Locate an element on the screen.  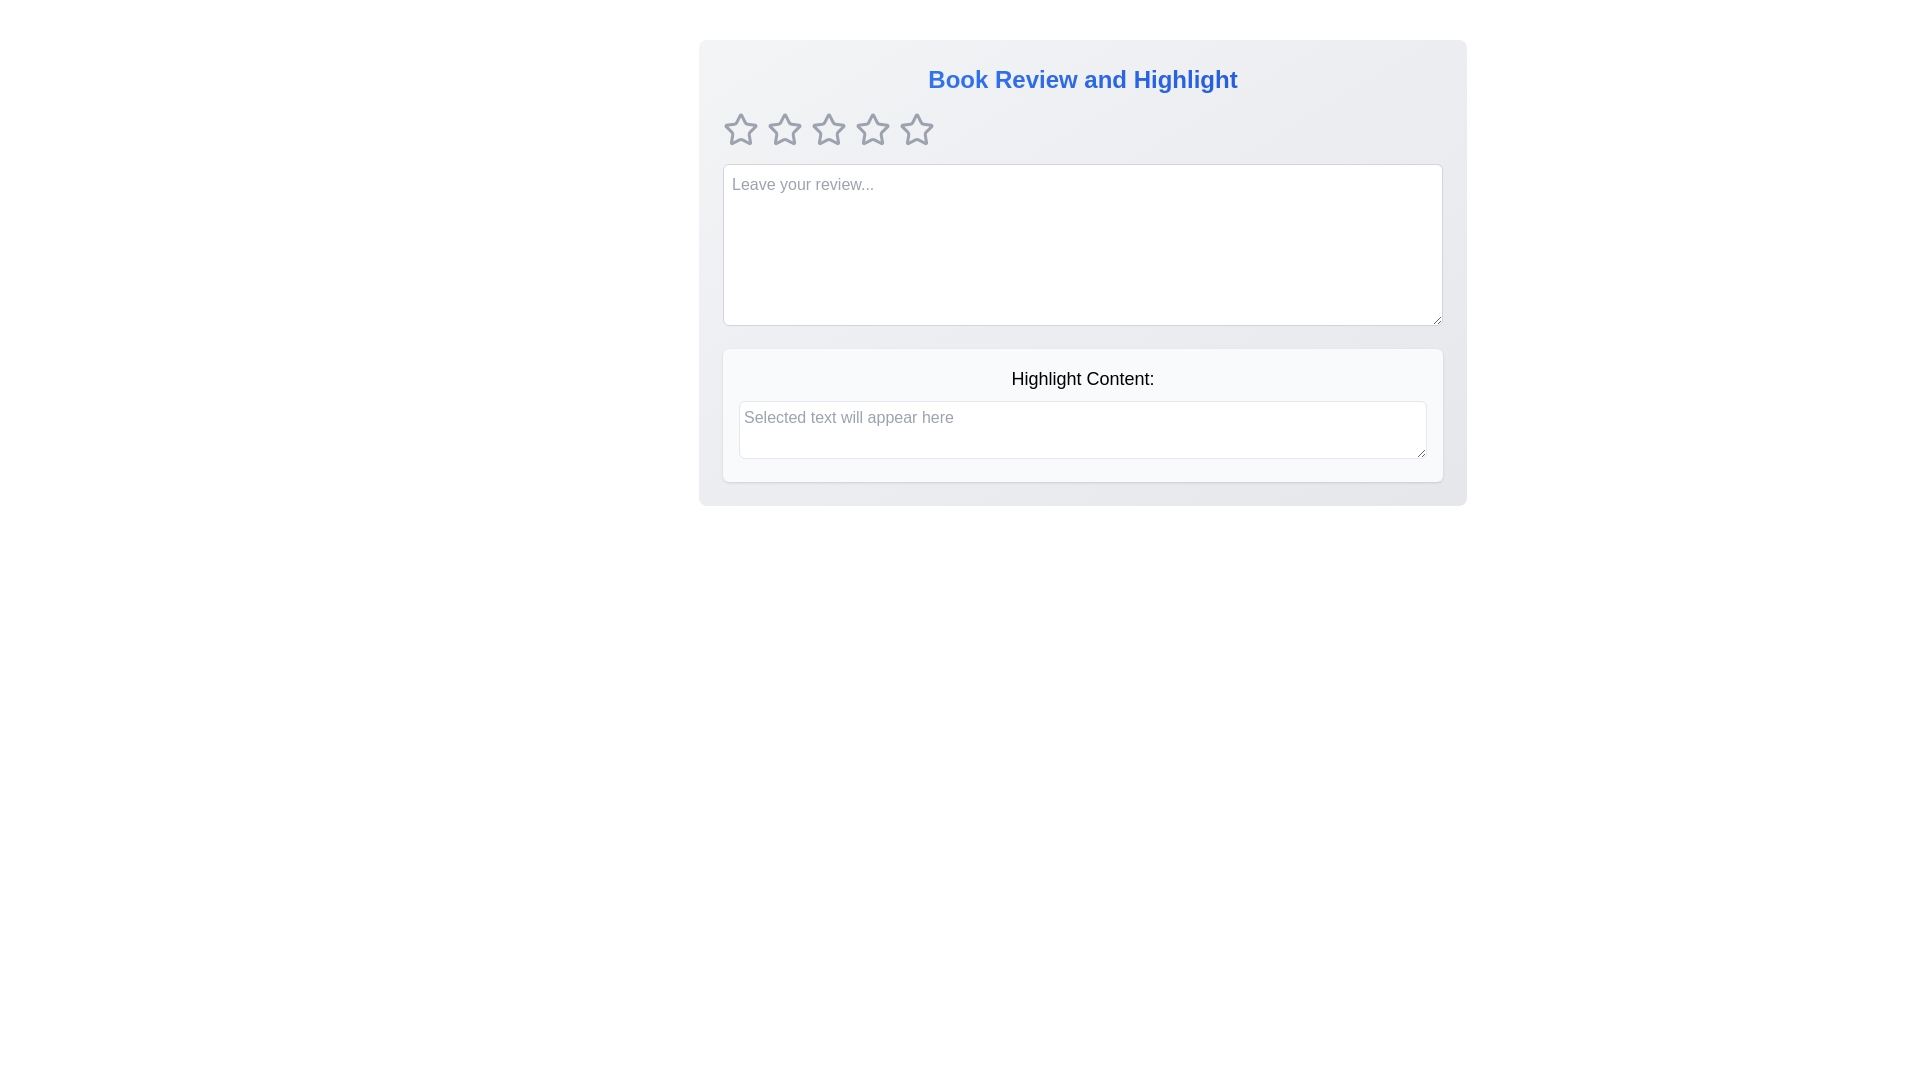
the star rating icon corresponding to 3 stars to preview the rating is located at coordinates (829, 130).